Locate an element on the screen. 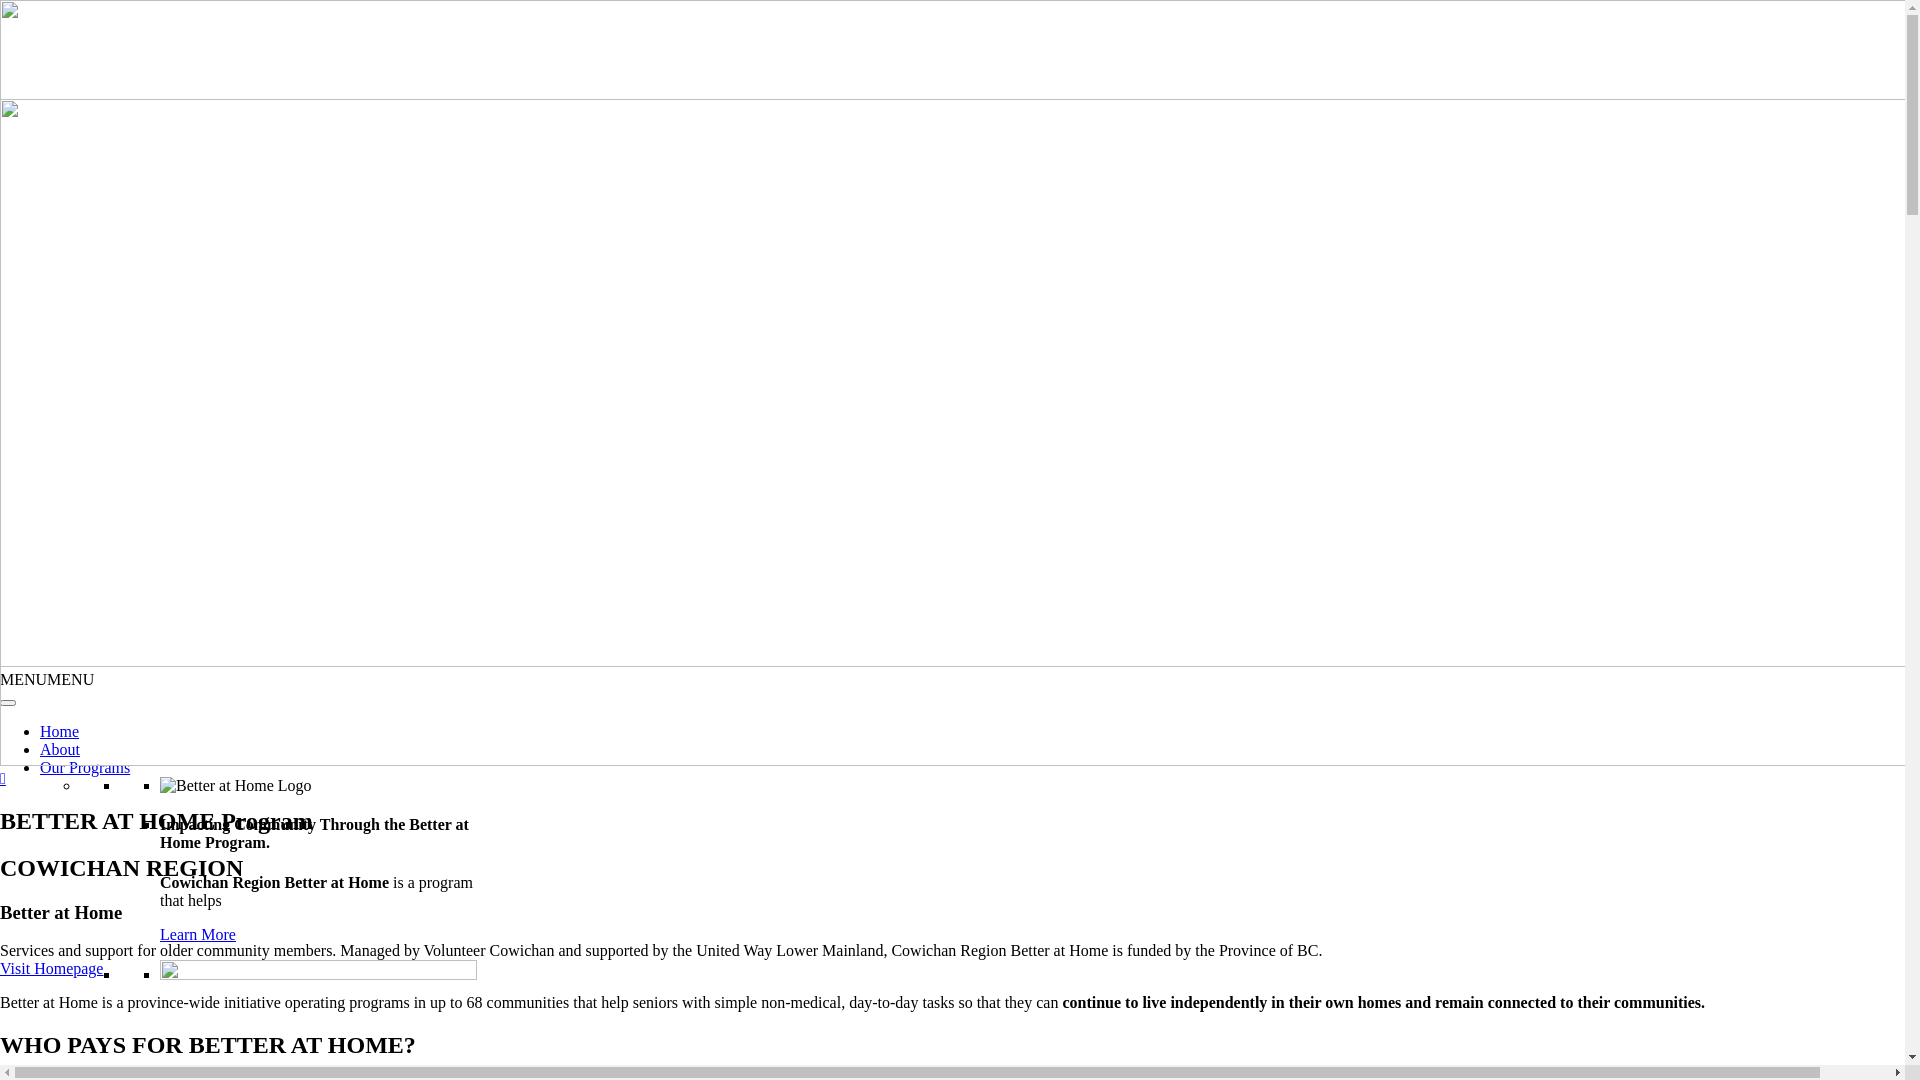  'Learn More' is located at coordinates (197, 934).